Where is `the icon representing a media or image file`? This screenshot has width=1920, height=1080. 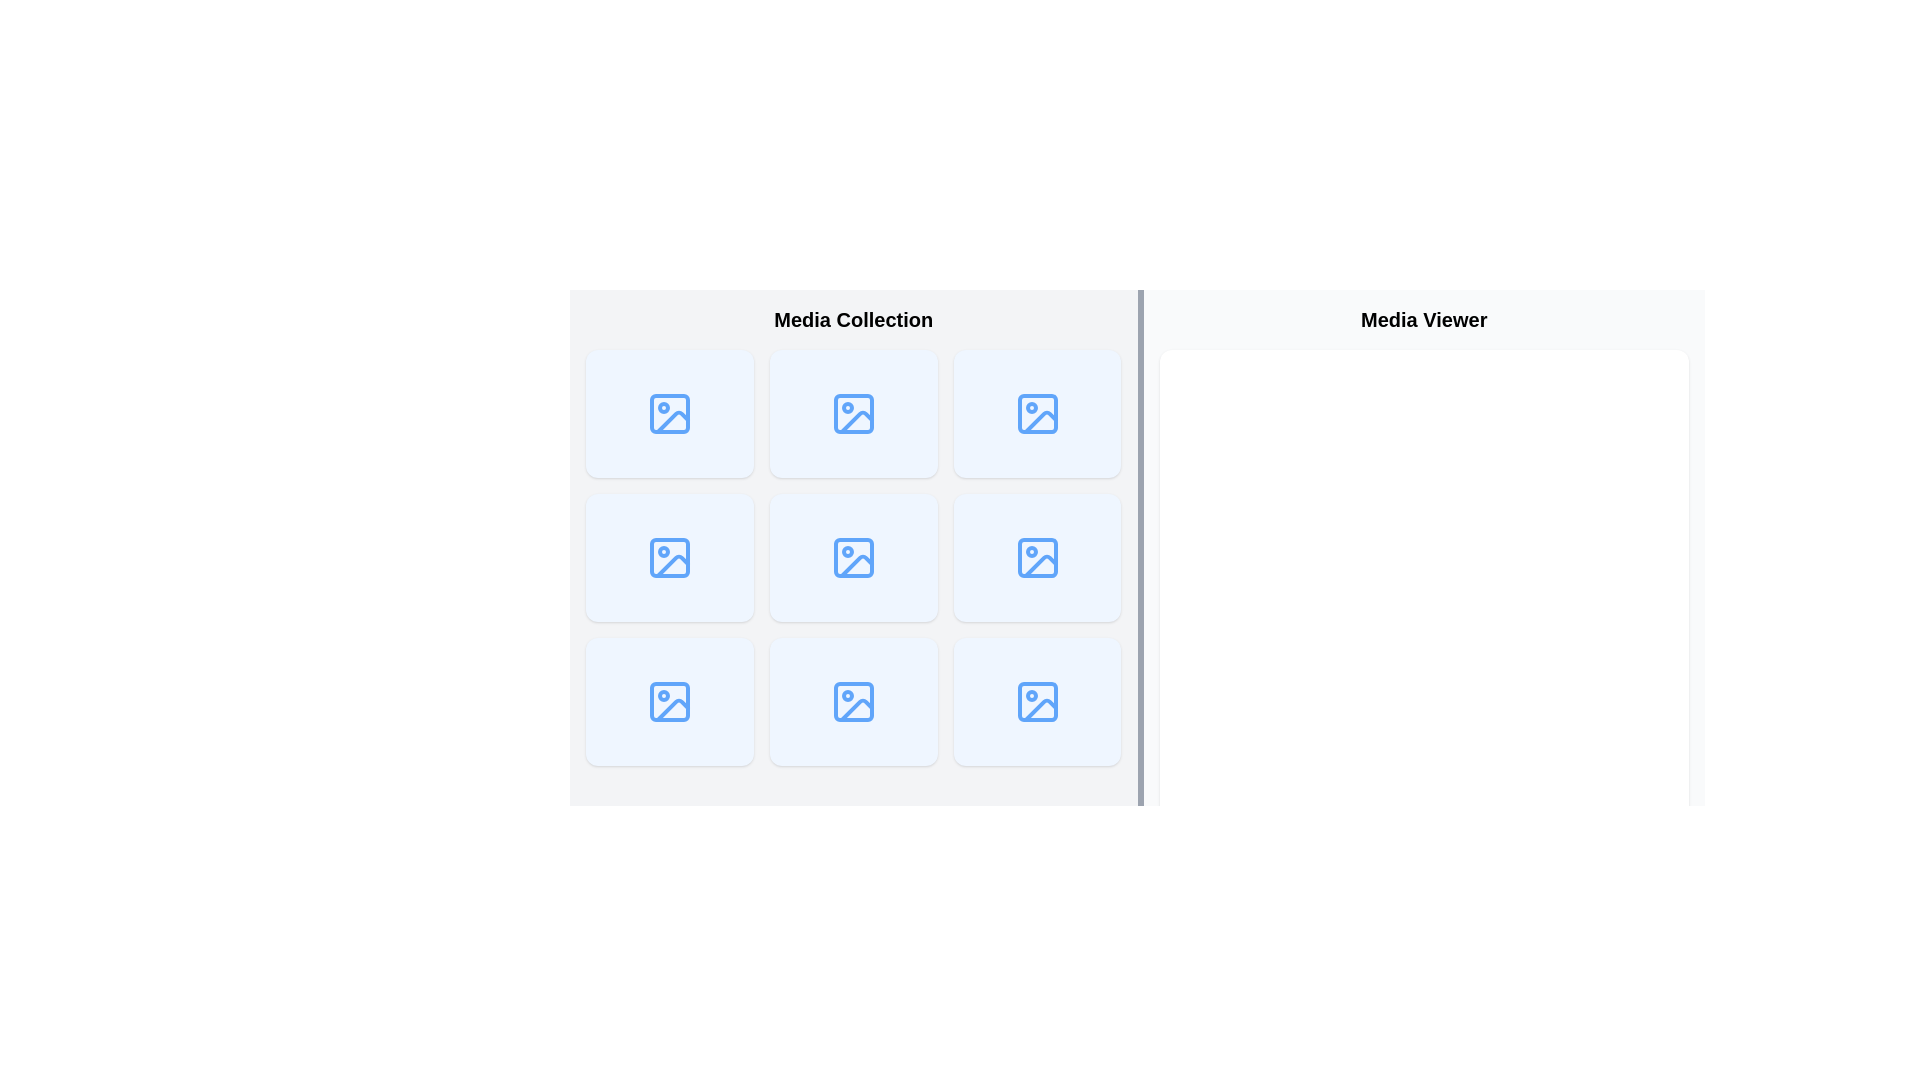
the icon representing a media or image file is located at coordinates (669, 701).